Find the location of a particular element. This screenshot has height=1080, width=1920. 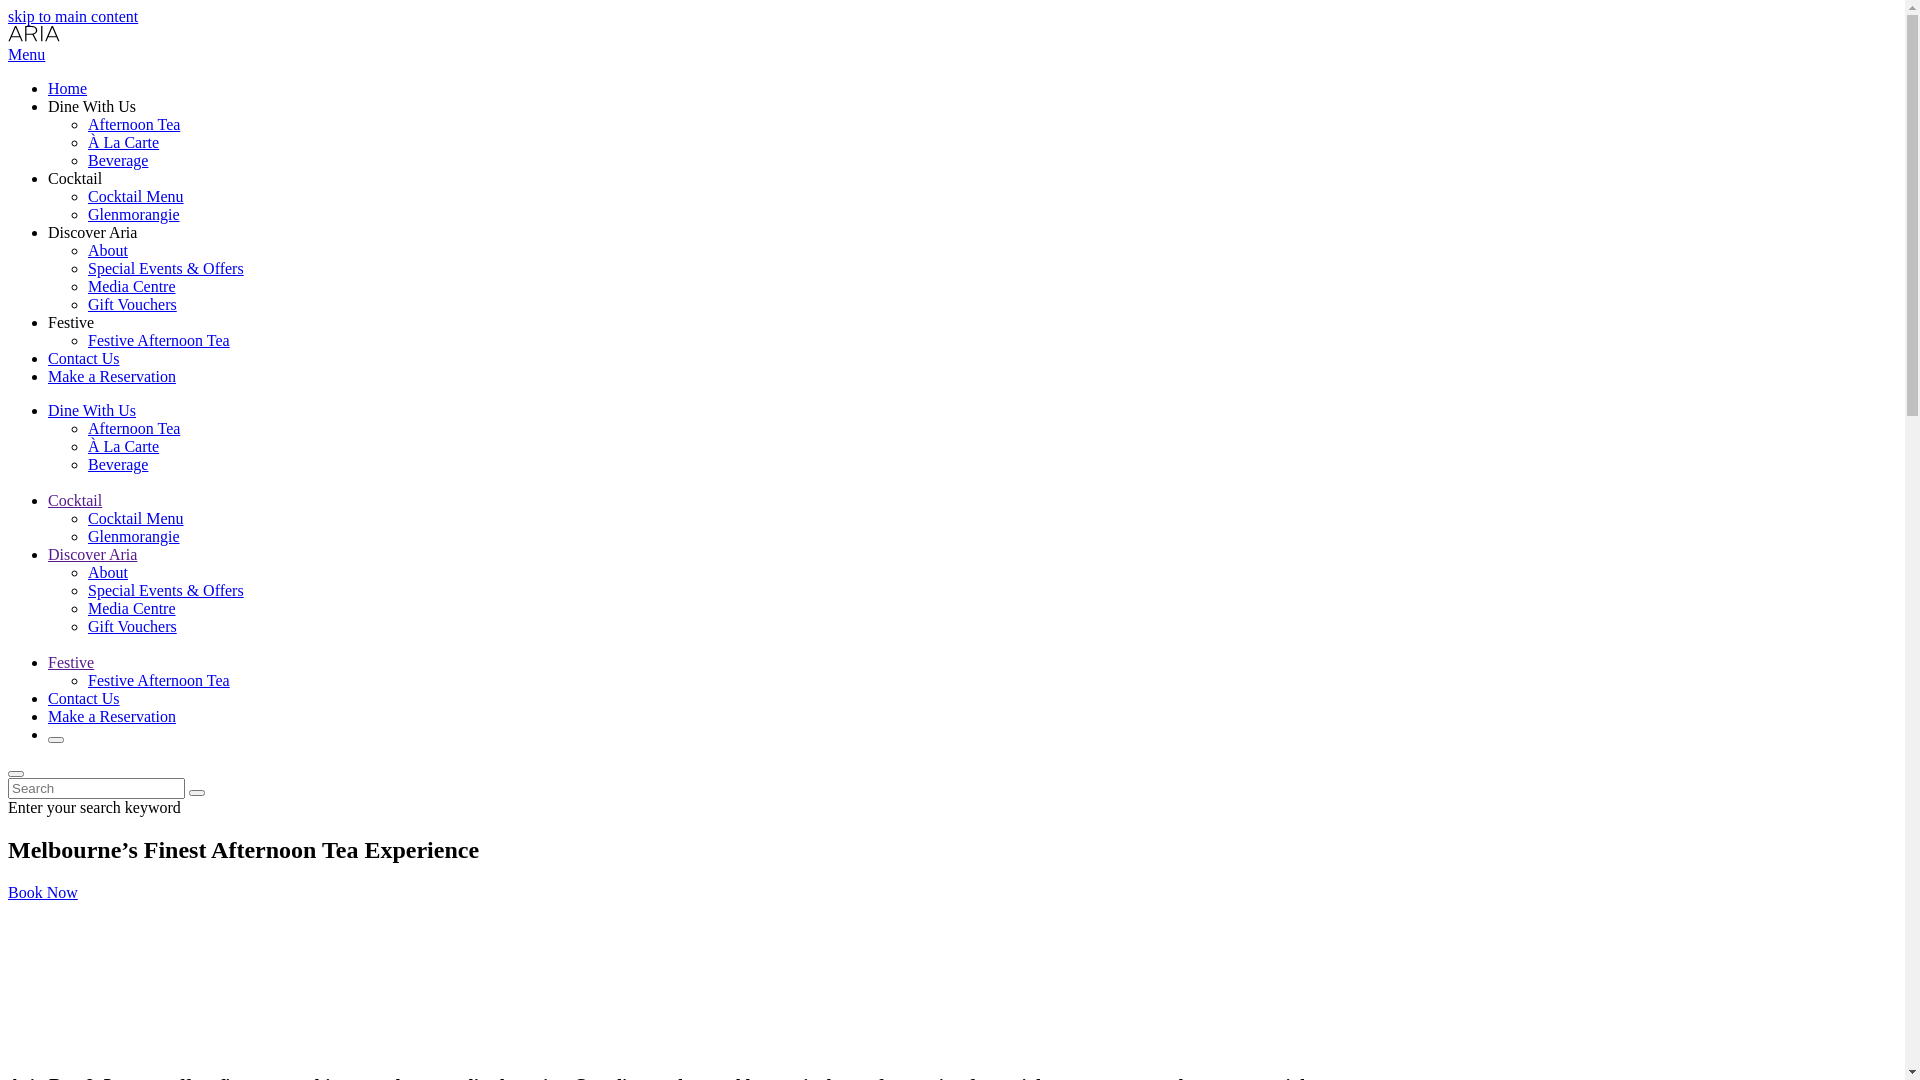

'skip to main content' is located at coordinates (72, 16).